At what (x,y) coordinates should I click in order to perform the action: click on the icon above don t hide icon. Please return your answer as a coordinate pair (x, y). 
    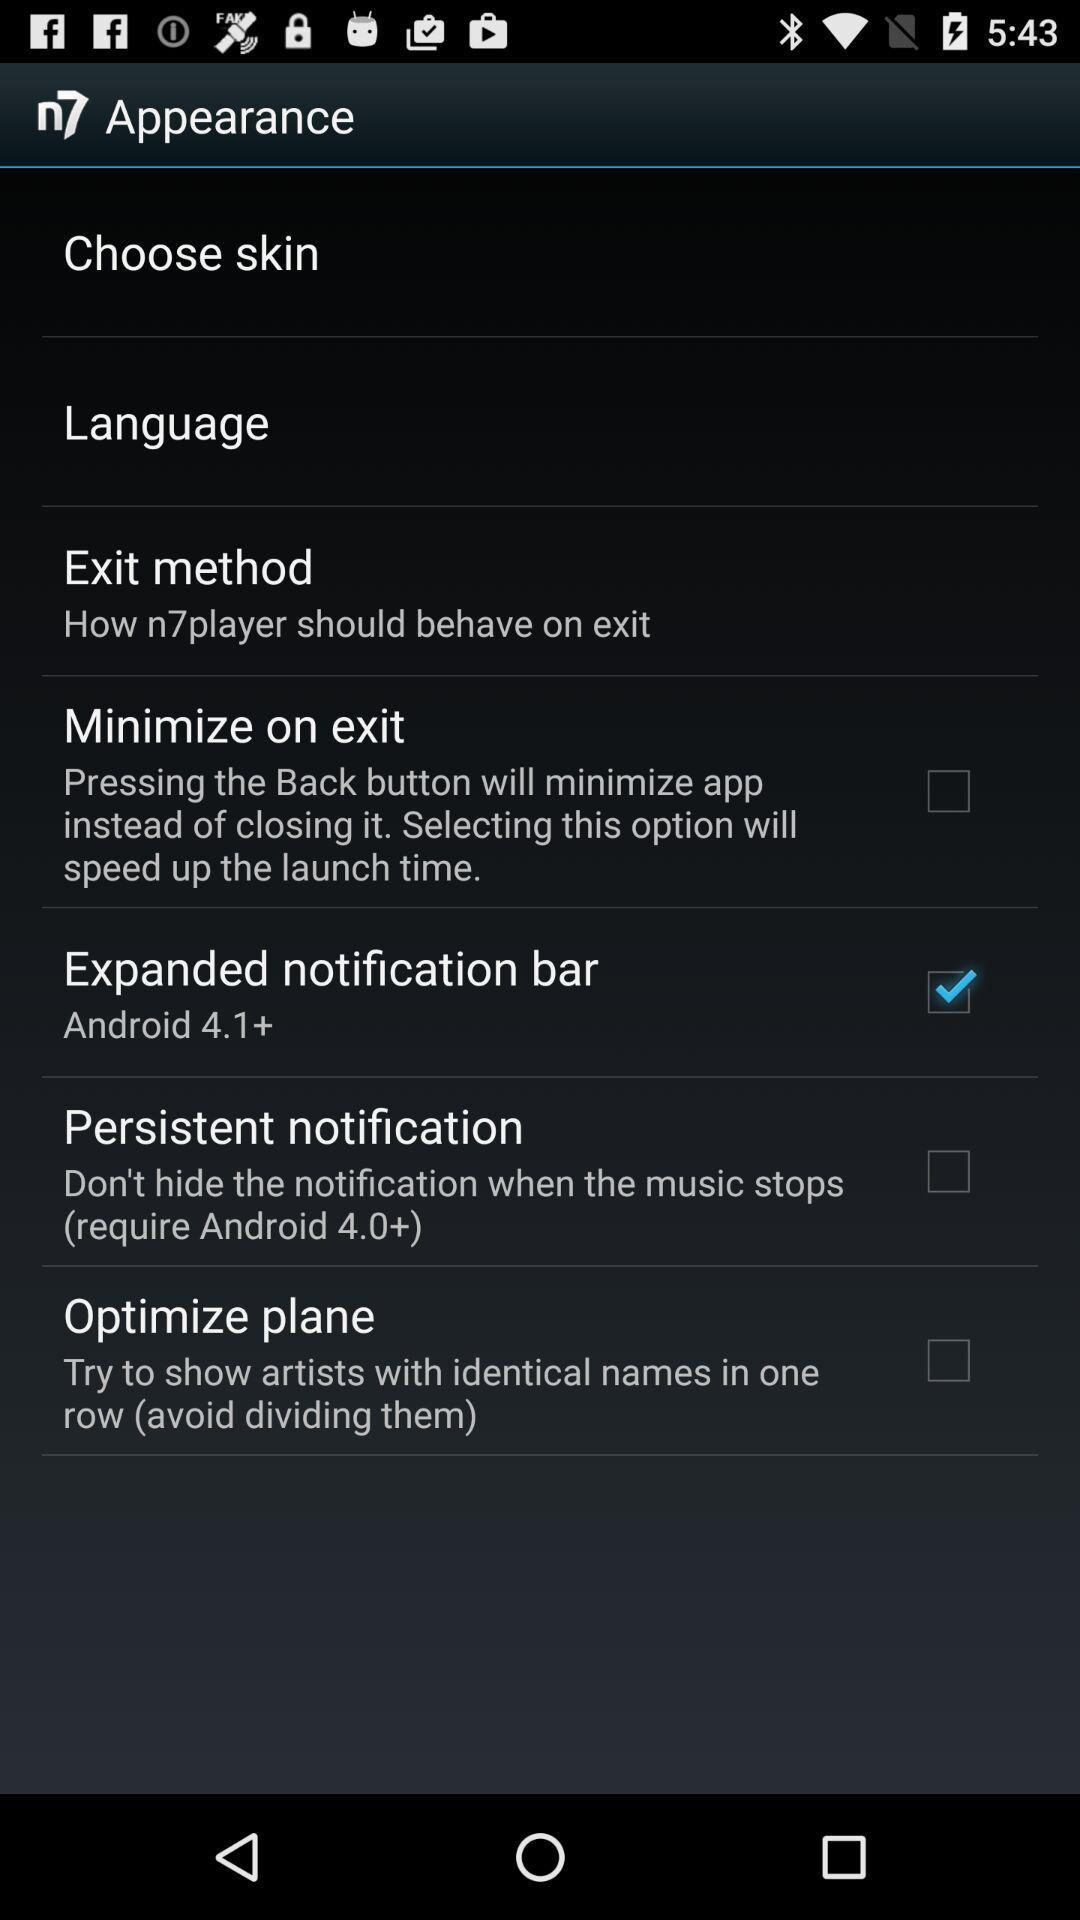
    Looking at the image, I should click on (293, 1125).